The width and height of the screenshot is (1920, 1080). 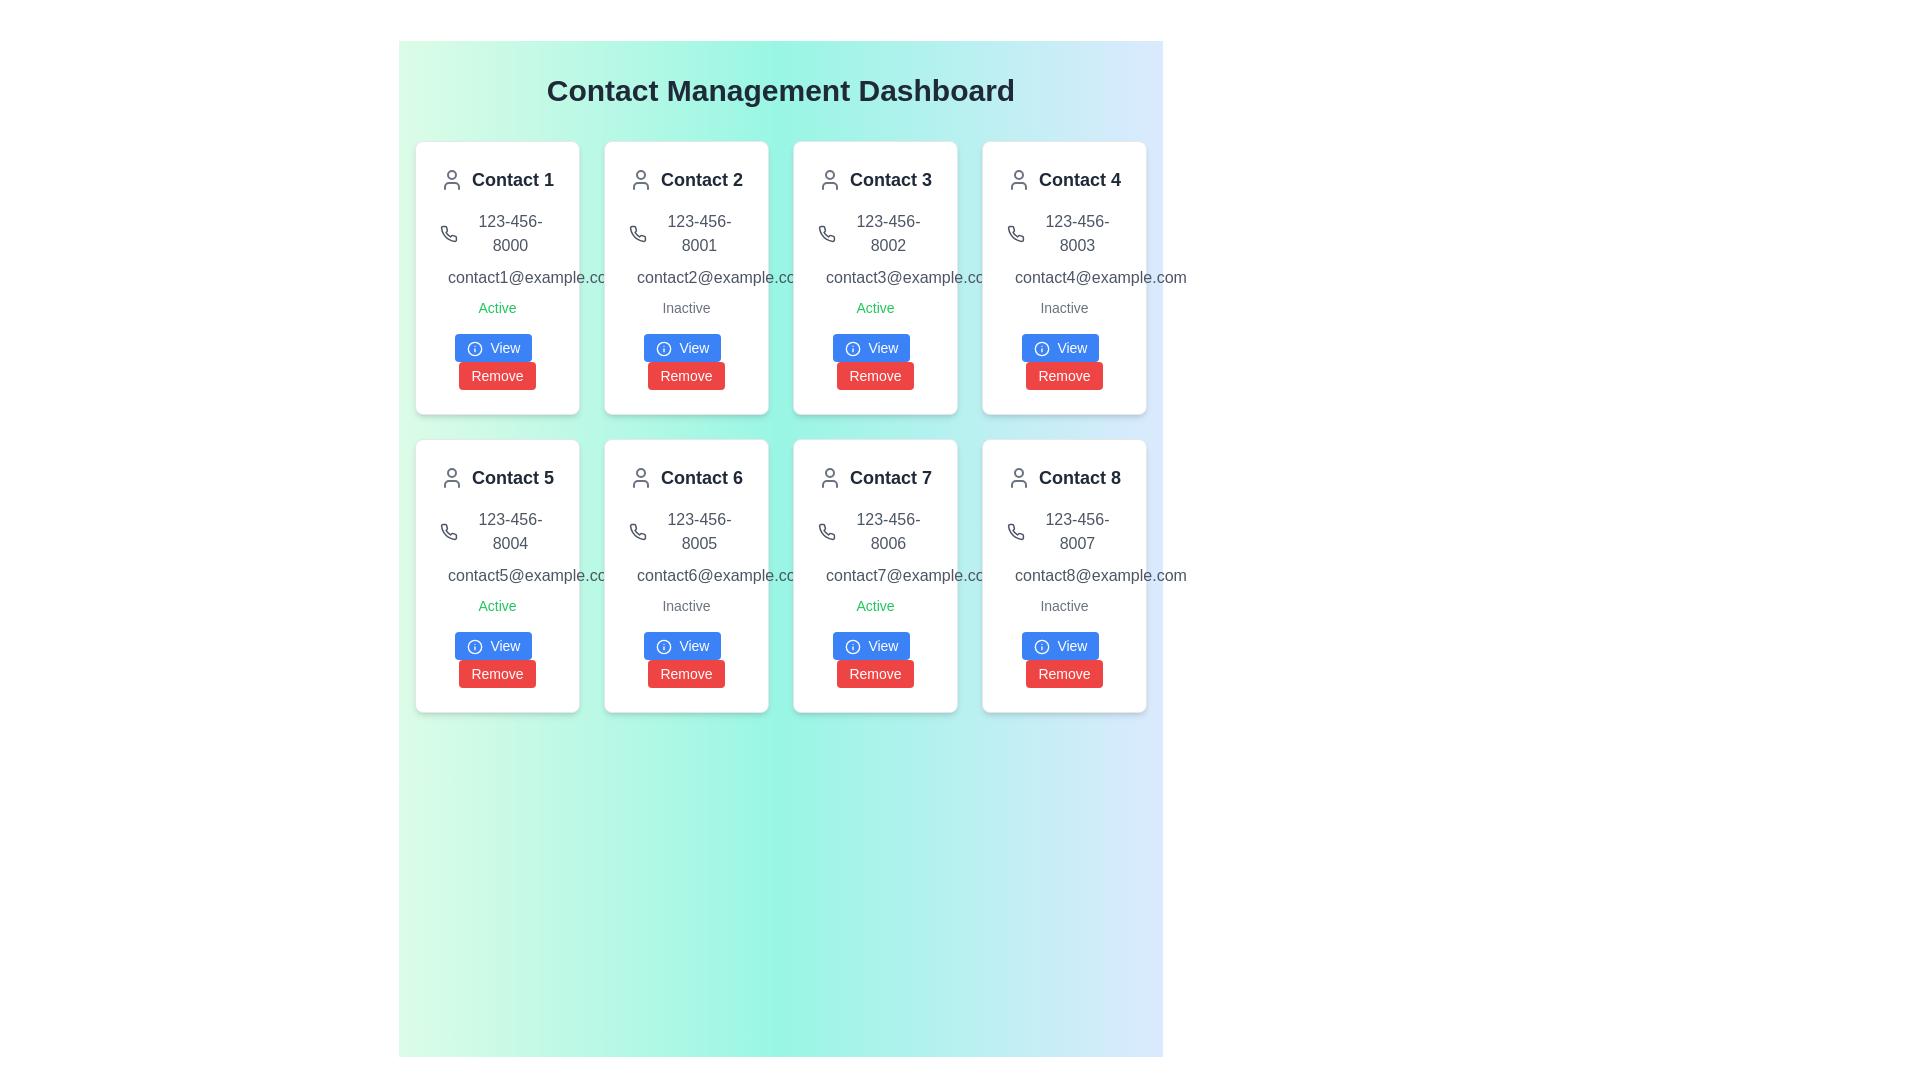 What do you see at coordinates (450, 478) in the screenshot?
I see `the vector graphic icon that represents the 'Contact 5' card located at the top left of the card in the contact management dashboard` at bounding box center [450, 478].